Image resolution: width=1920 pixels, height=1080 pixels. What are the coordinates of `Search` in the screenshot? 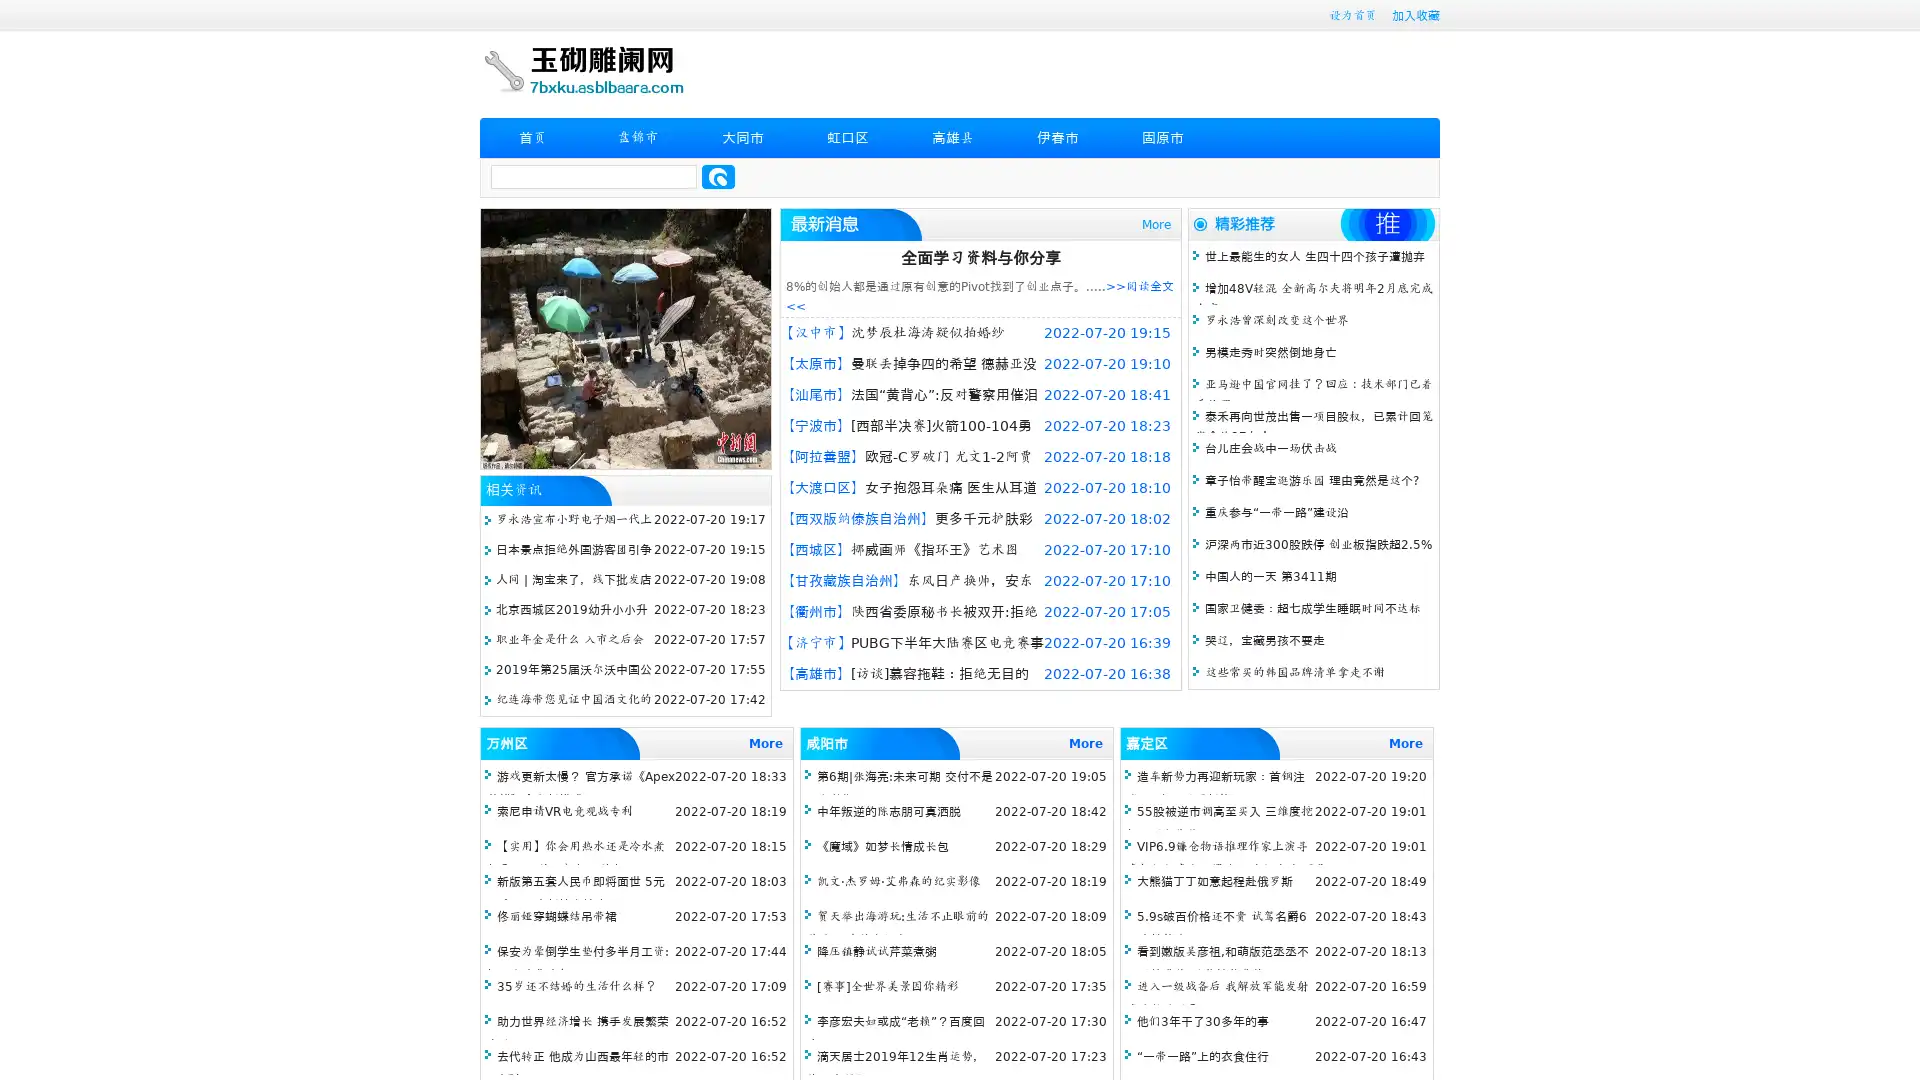 It's located at (718, 176).